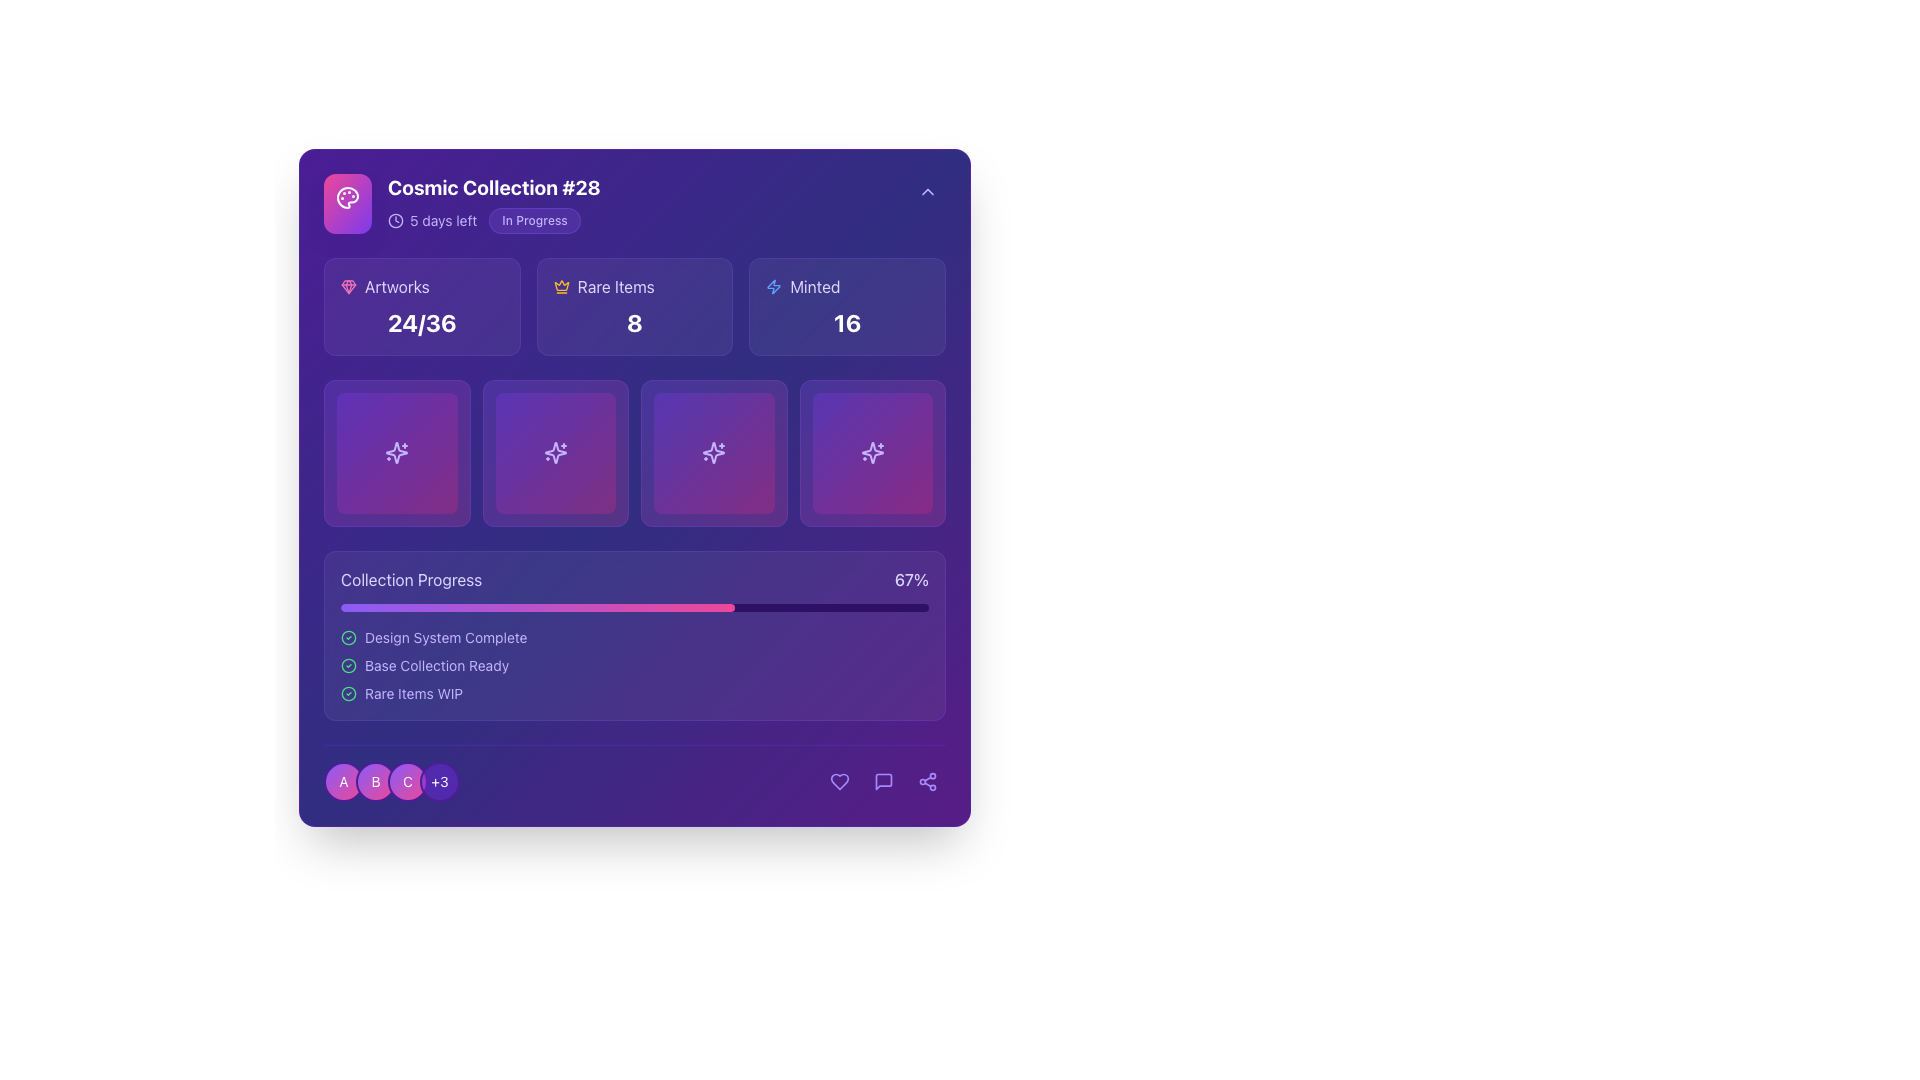  What do you see at coordinates (392, 780) in the screenshot?
I see `the avatar group consisting of overlapping circular avatars labeled 'A', 'B', 'C', and '+3'` at bounding box center [392, 780].